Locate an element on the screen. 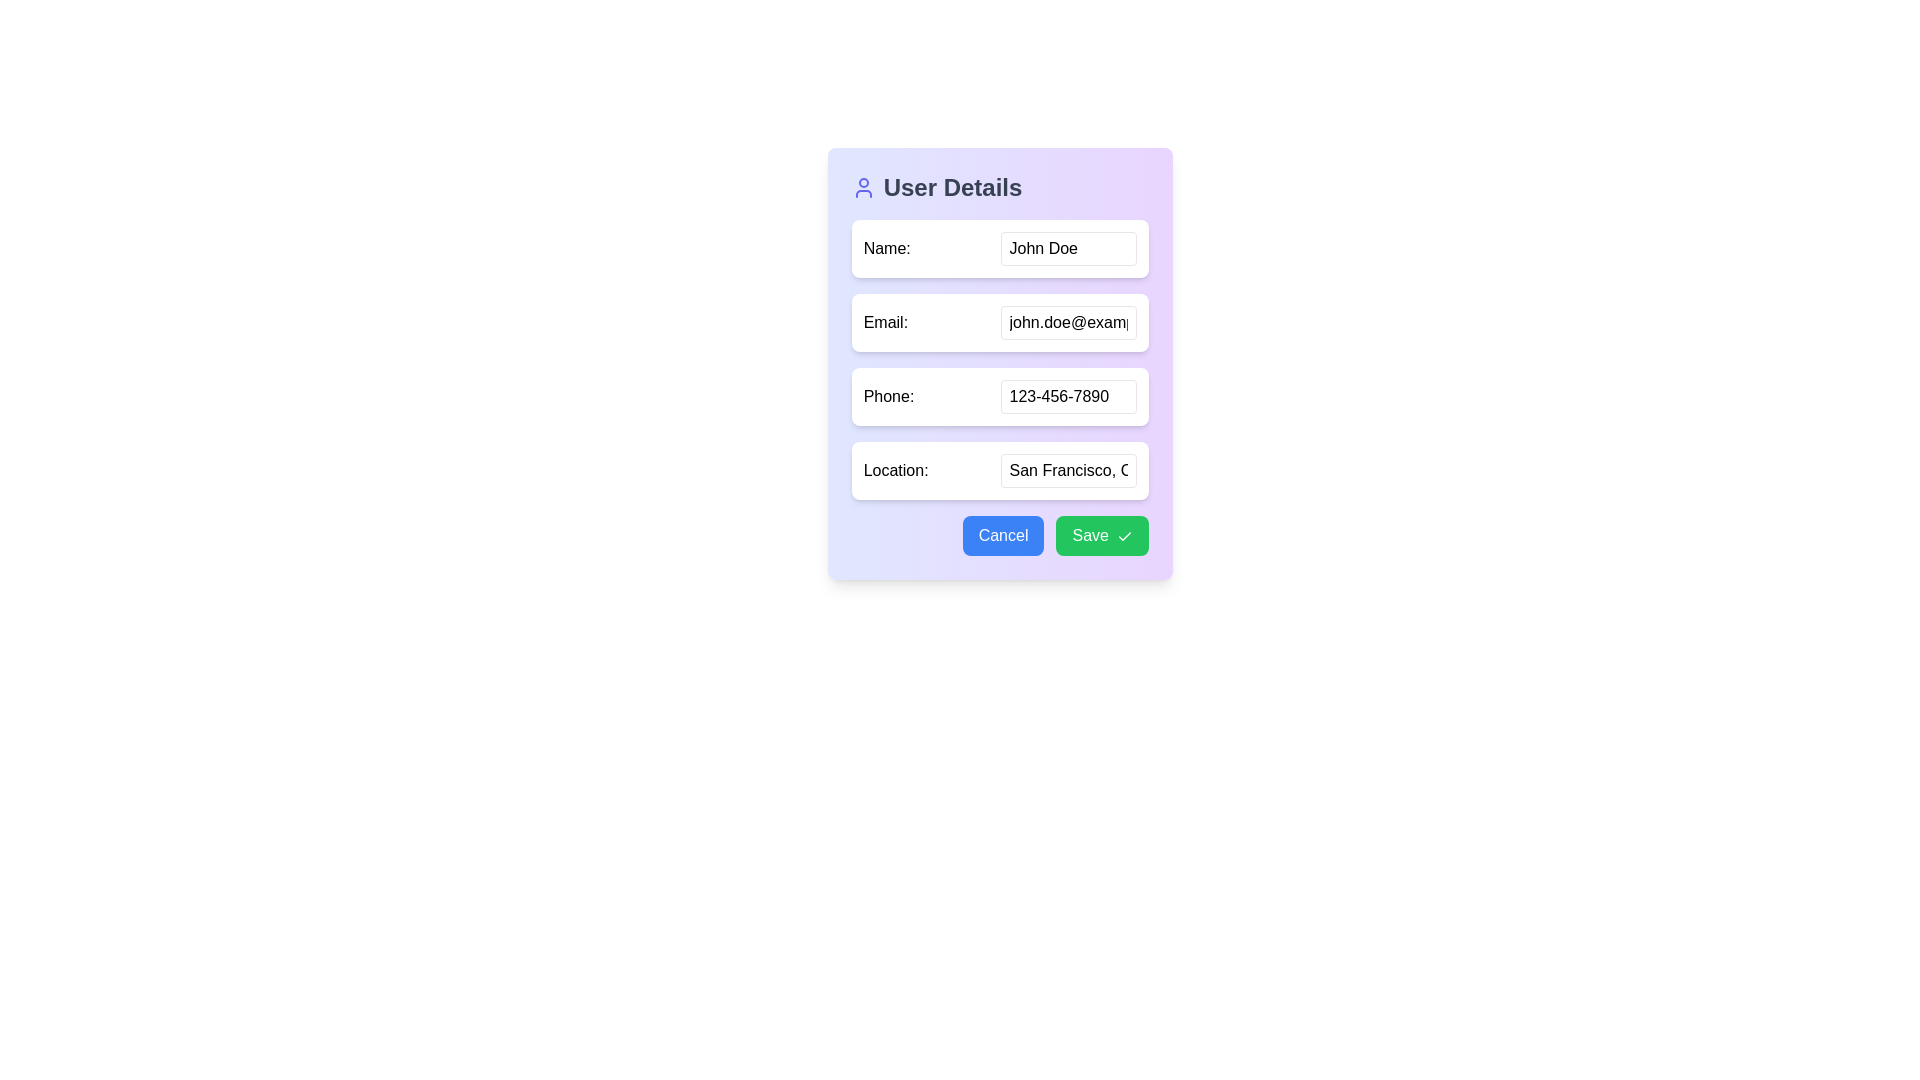 This screenshot has width=1920, height=1080. the labeled input field for entering an email address, which has the label 'Email:' and is styled with a medium font weight. This field is located below the 'Name:' field and above the 'Phone:' field is located at coordinates (999, 322).